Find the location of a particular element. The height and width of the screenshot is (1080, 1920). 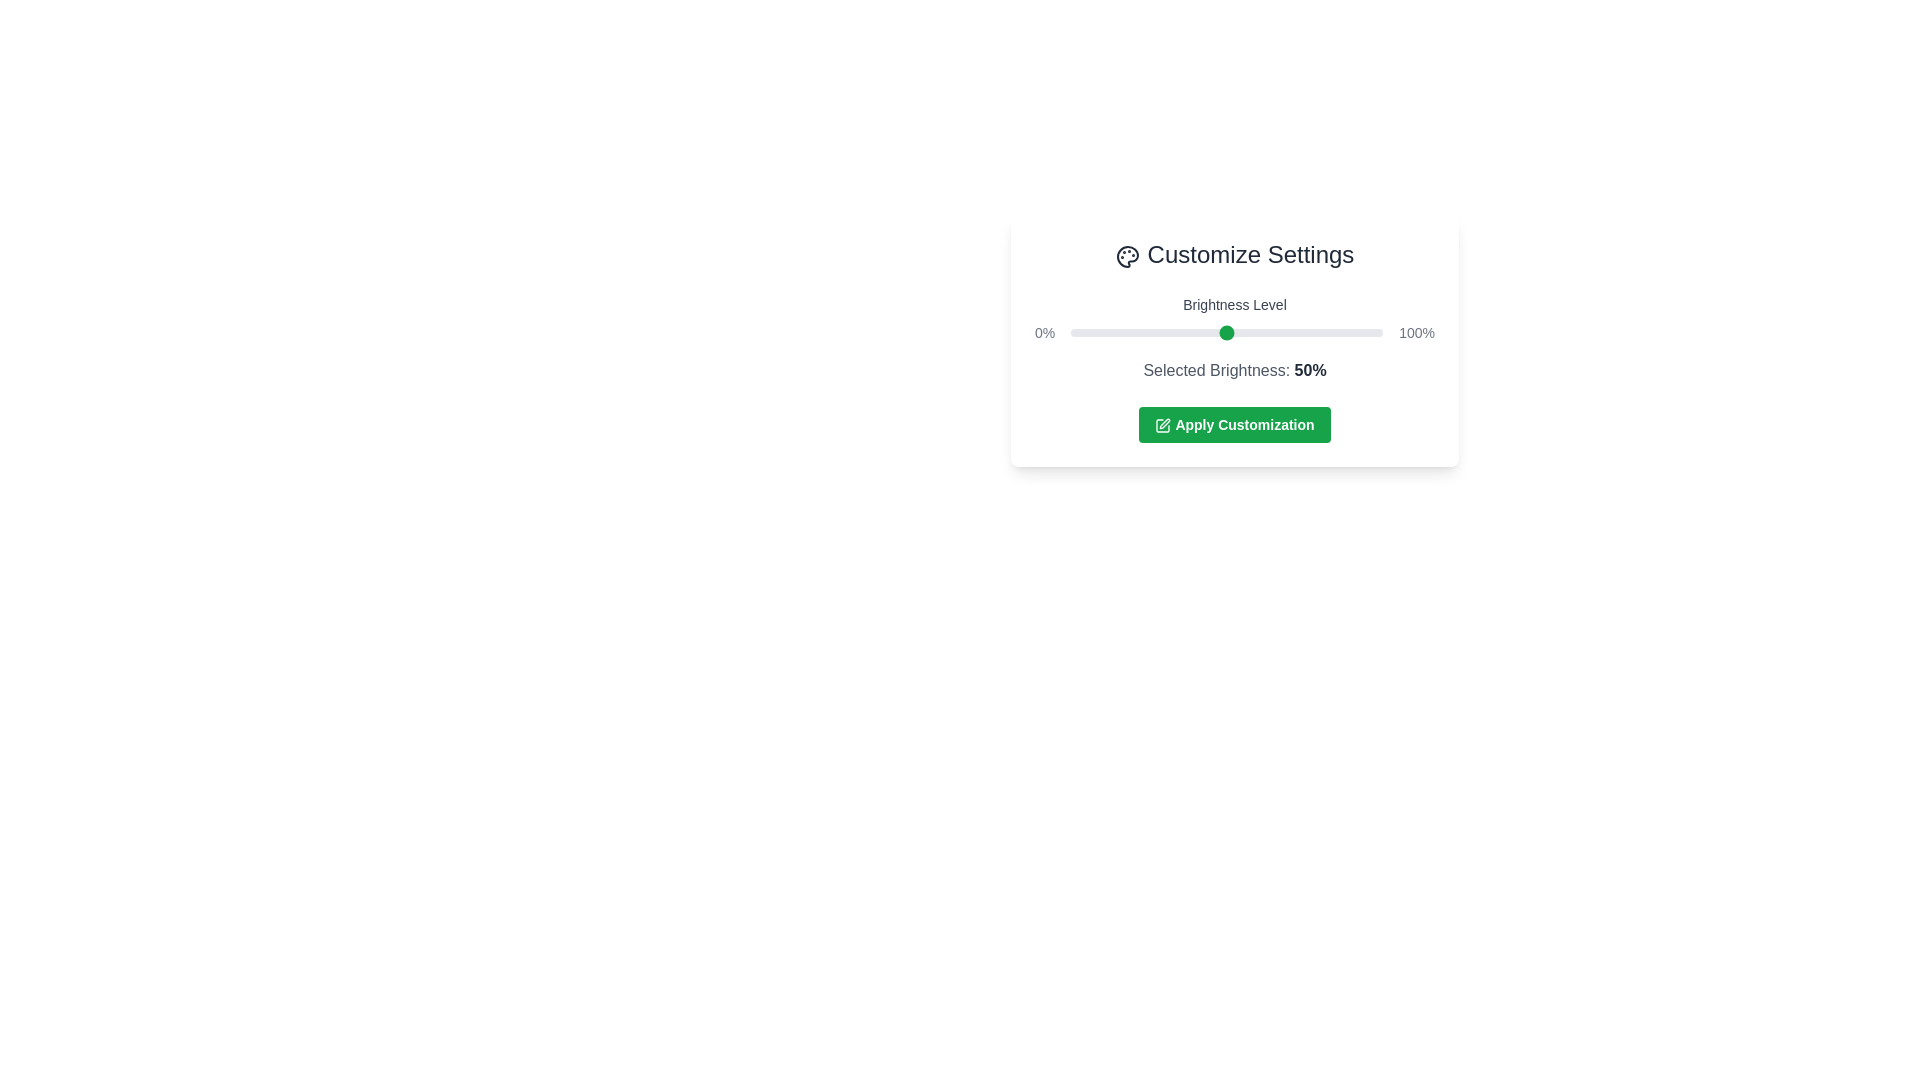

the brightness is located at coordinates (1369, 331).